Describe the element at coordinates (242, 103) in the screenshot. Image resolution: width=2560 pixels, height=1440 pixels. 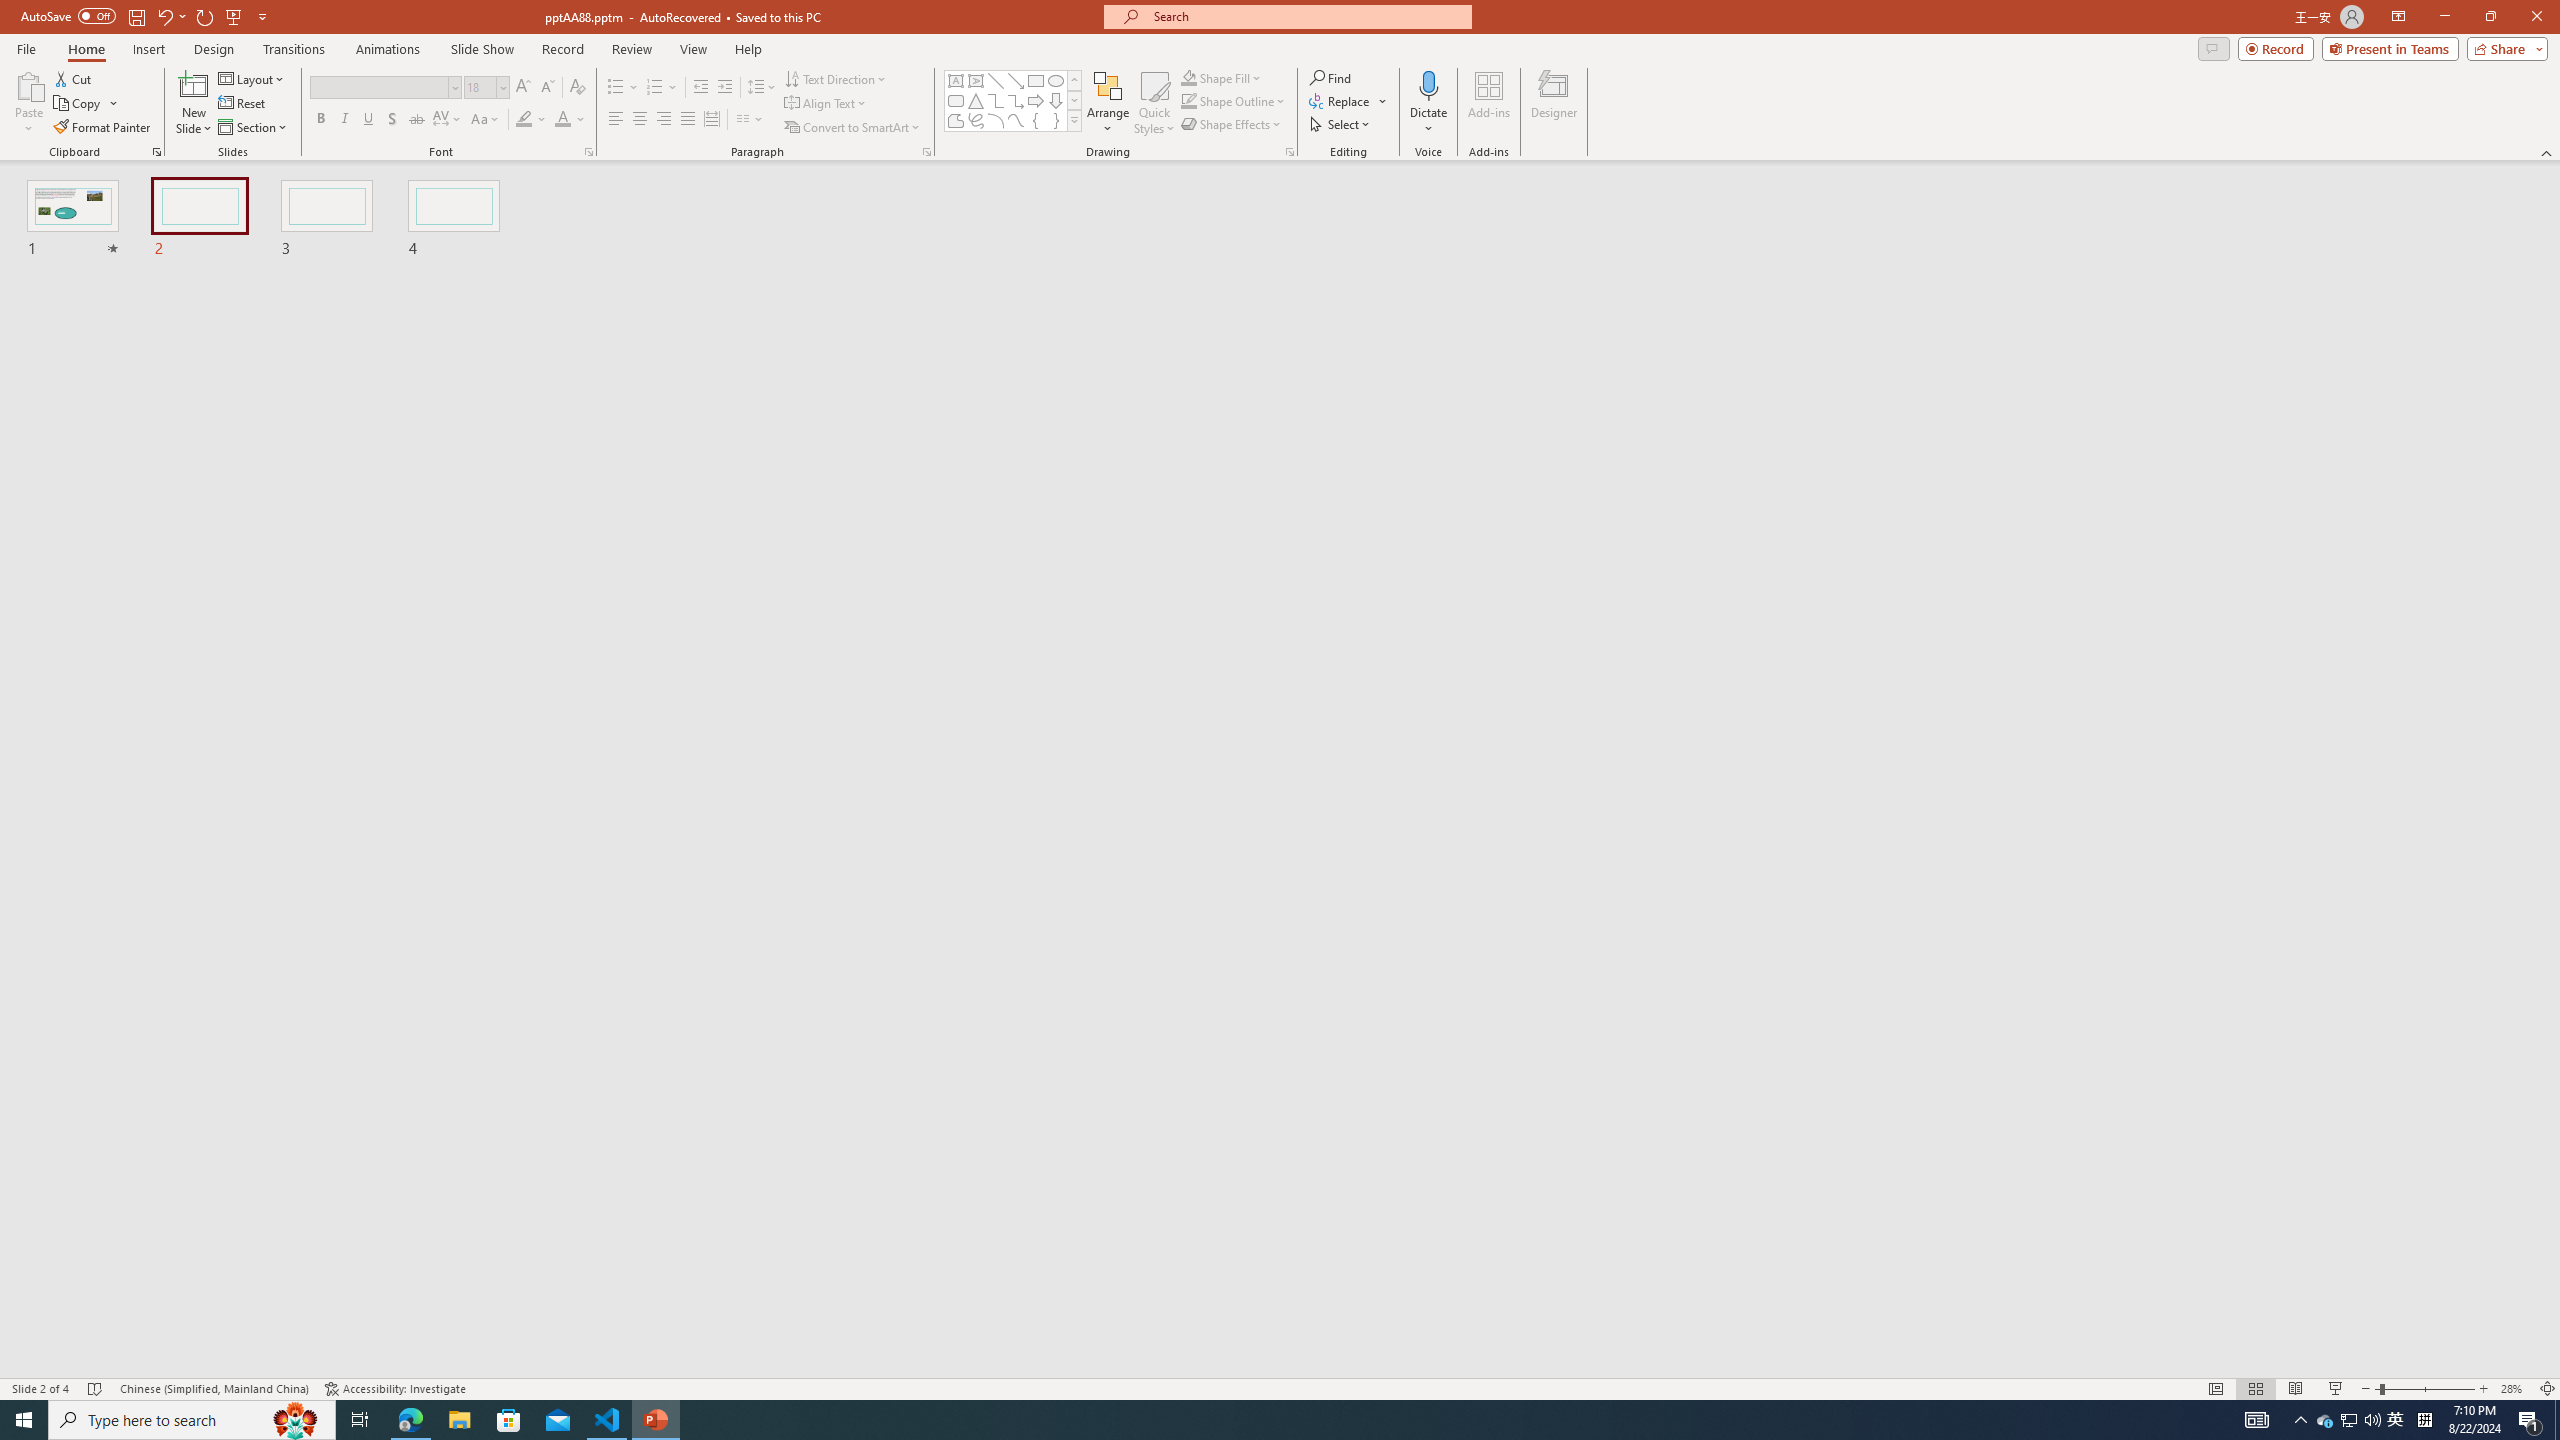
I see `'Reset'` at that location.